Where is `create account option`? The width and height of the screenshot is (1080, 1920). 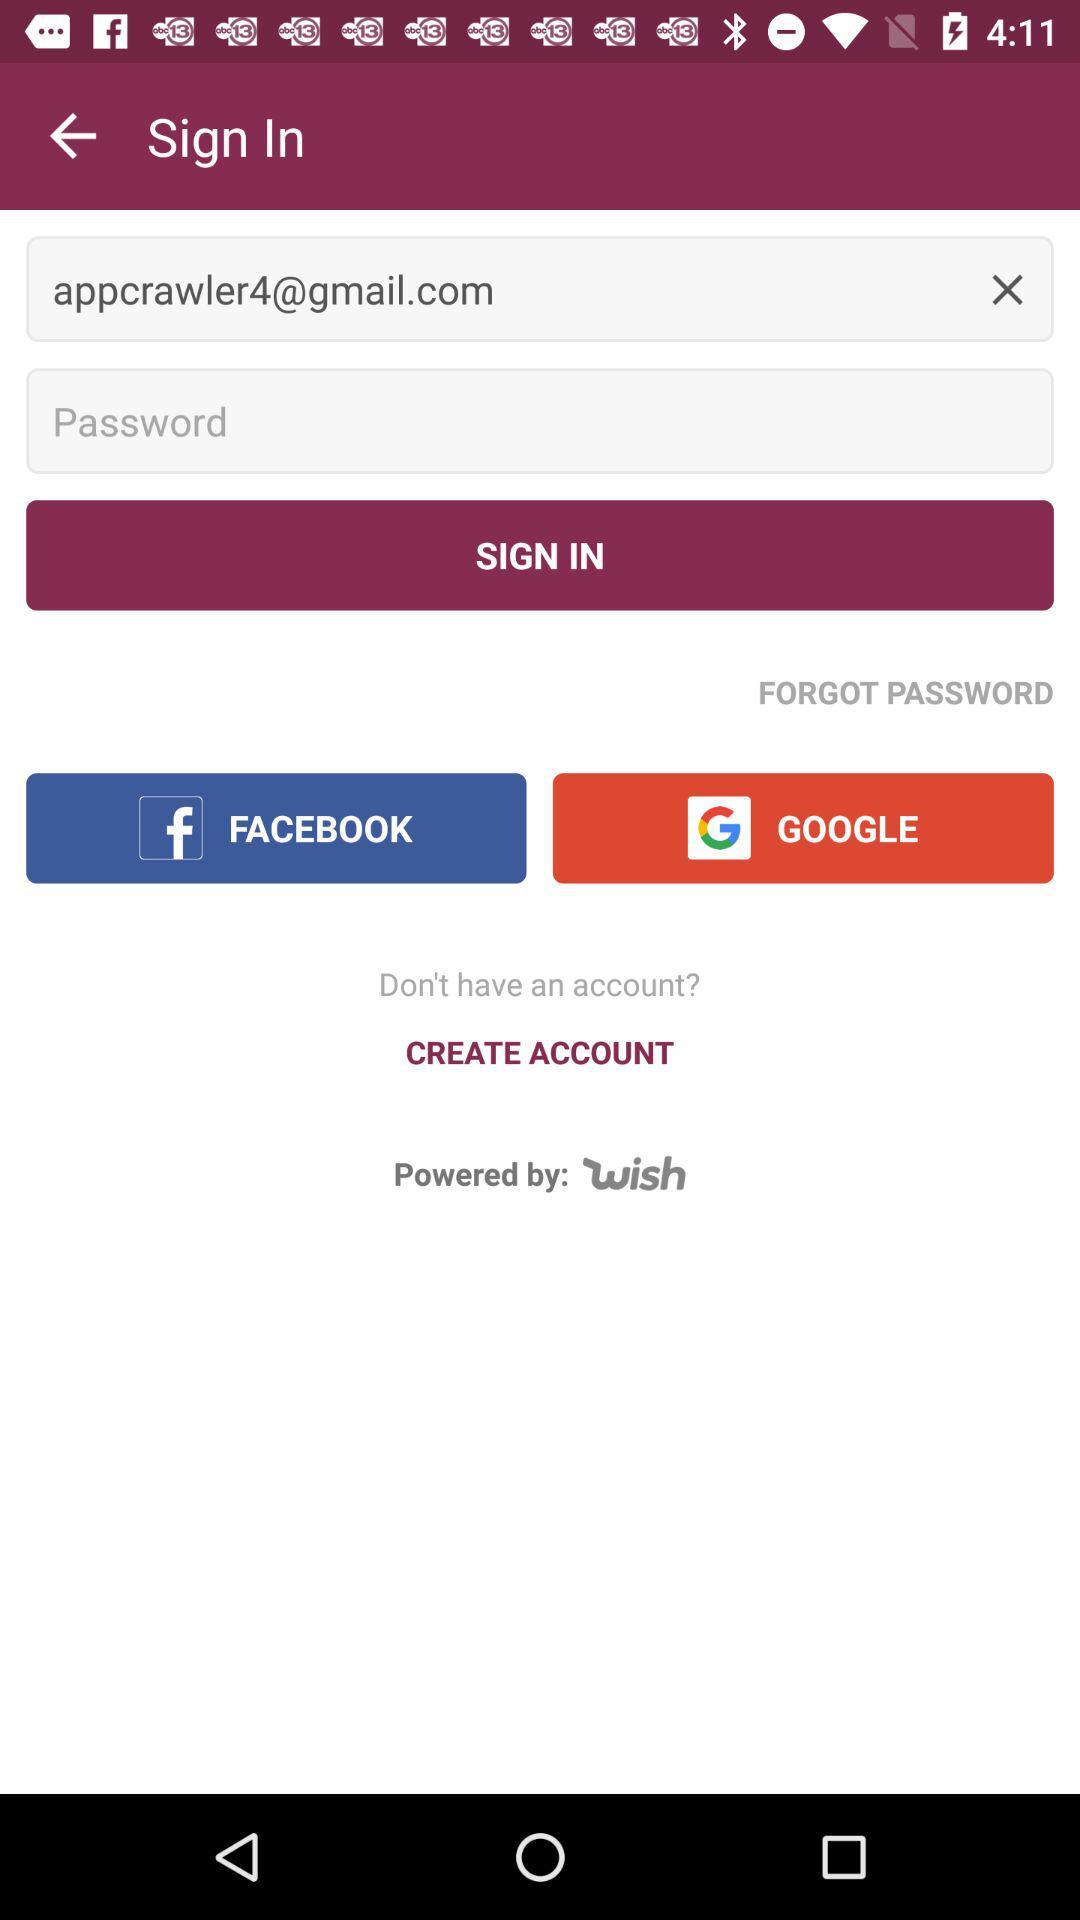
create account option is located at coordinates (540, 1051).